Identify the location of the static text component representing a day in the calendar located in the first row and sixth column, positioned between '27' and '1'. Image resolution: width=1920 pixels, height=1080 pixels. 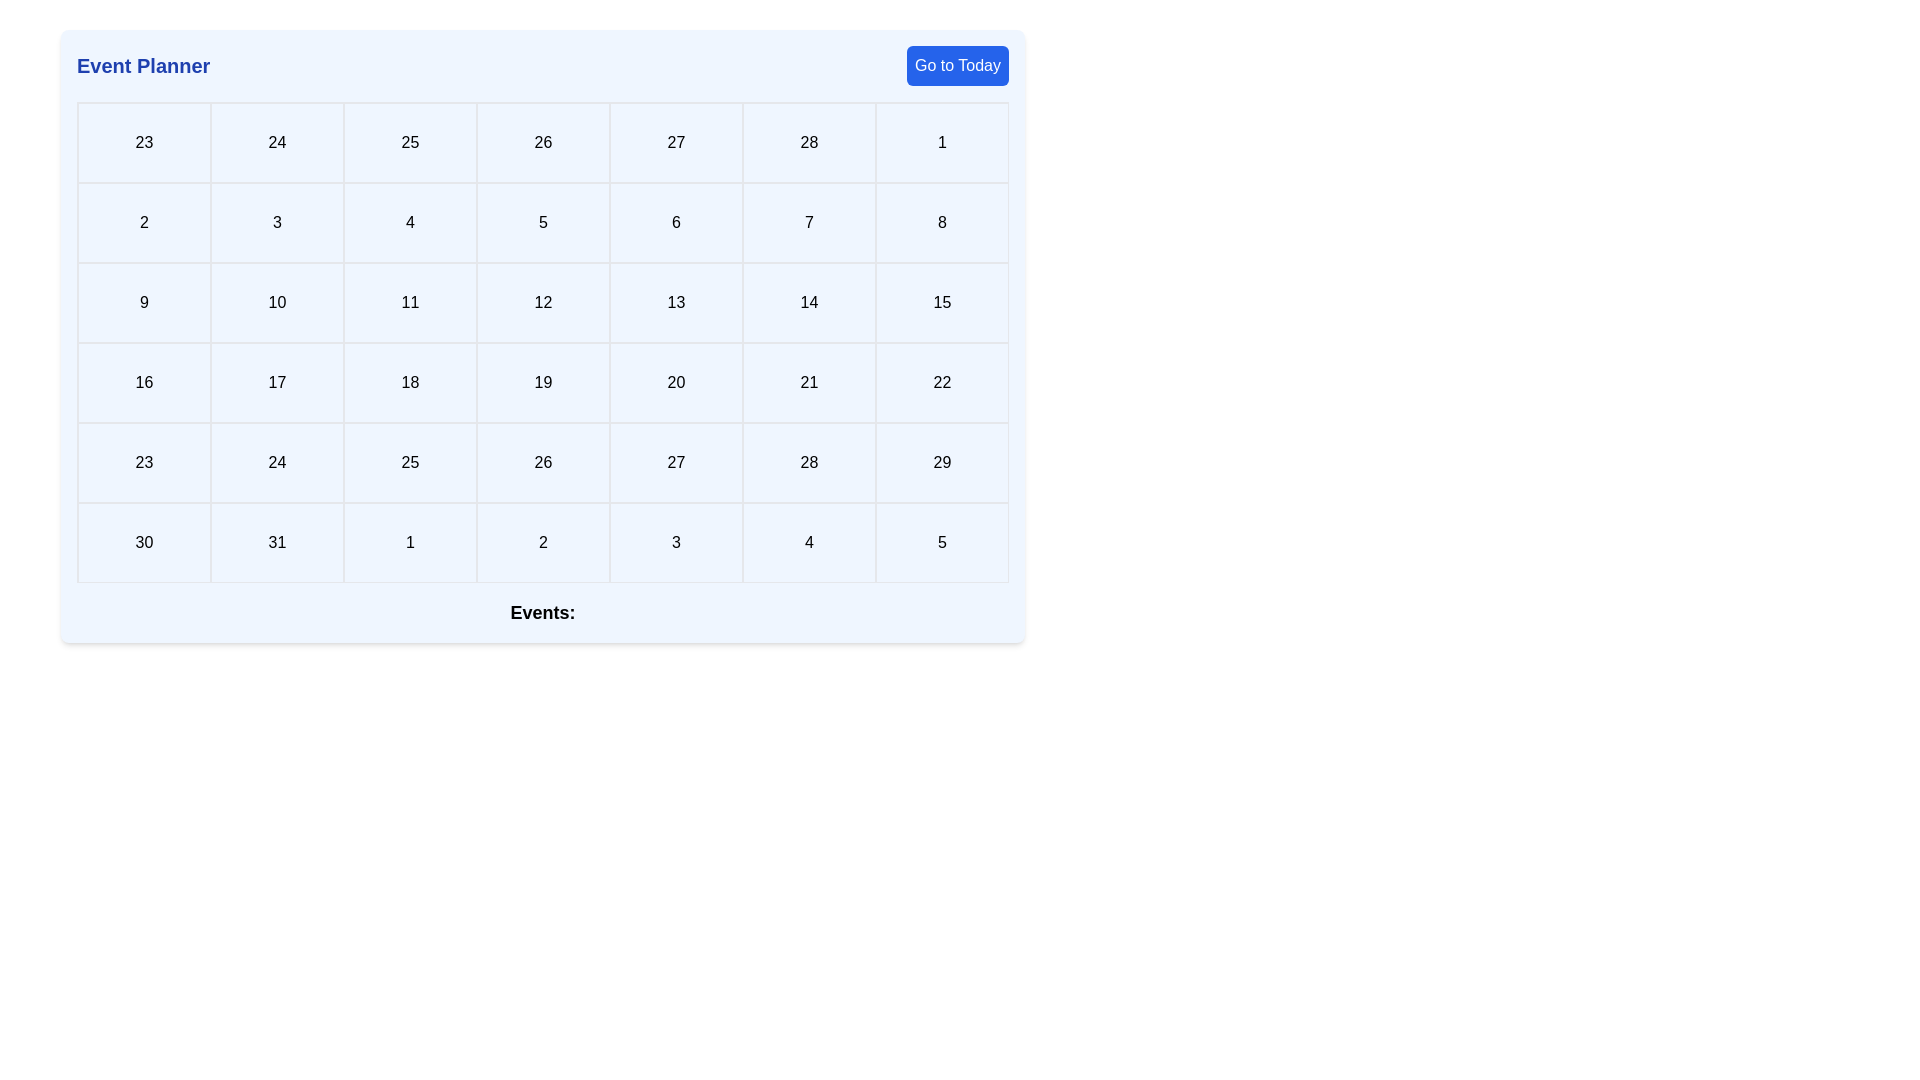
(809, 141).